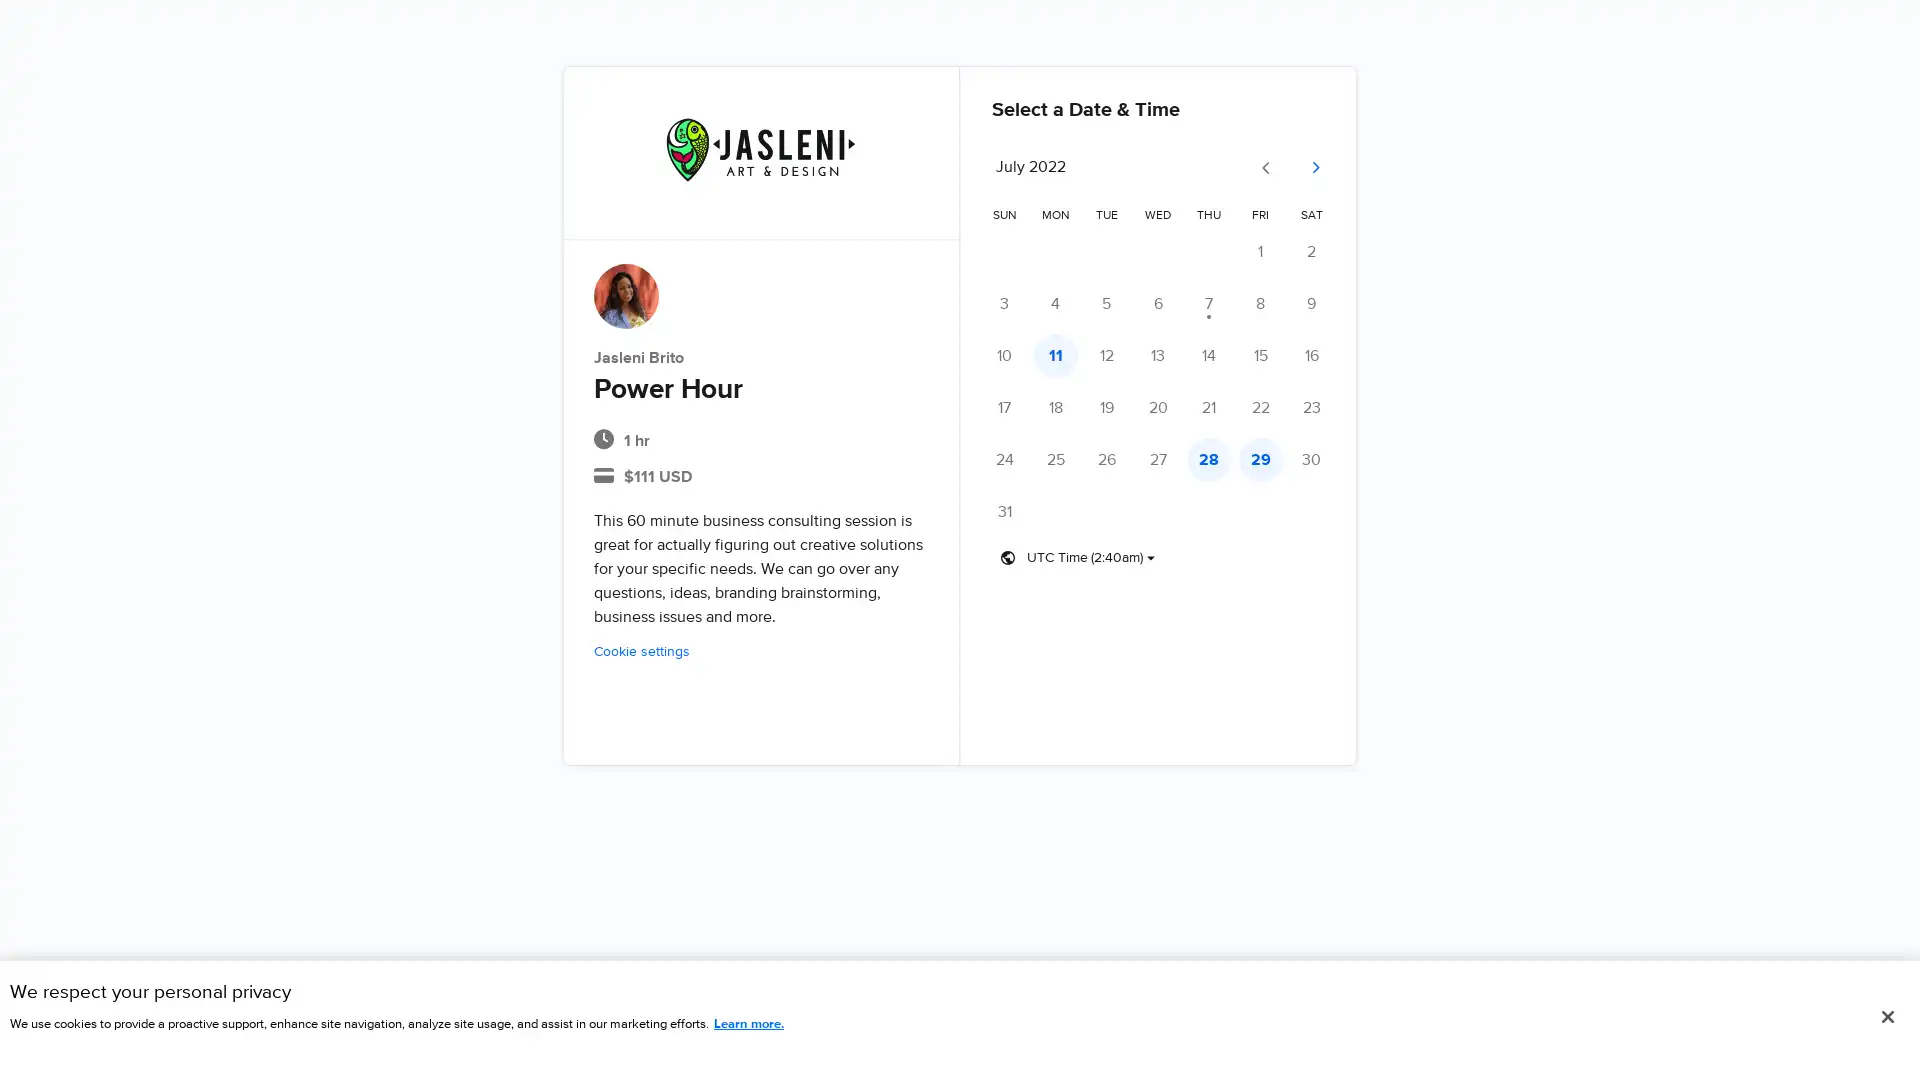  What do you see at coordinates (1261, 354) in the screenshot?
I see `Friday, July 15 - No times available` at bounding box center [1261, 354].